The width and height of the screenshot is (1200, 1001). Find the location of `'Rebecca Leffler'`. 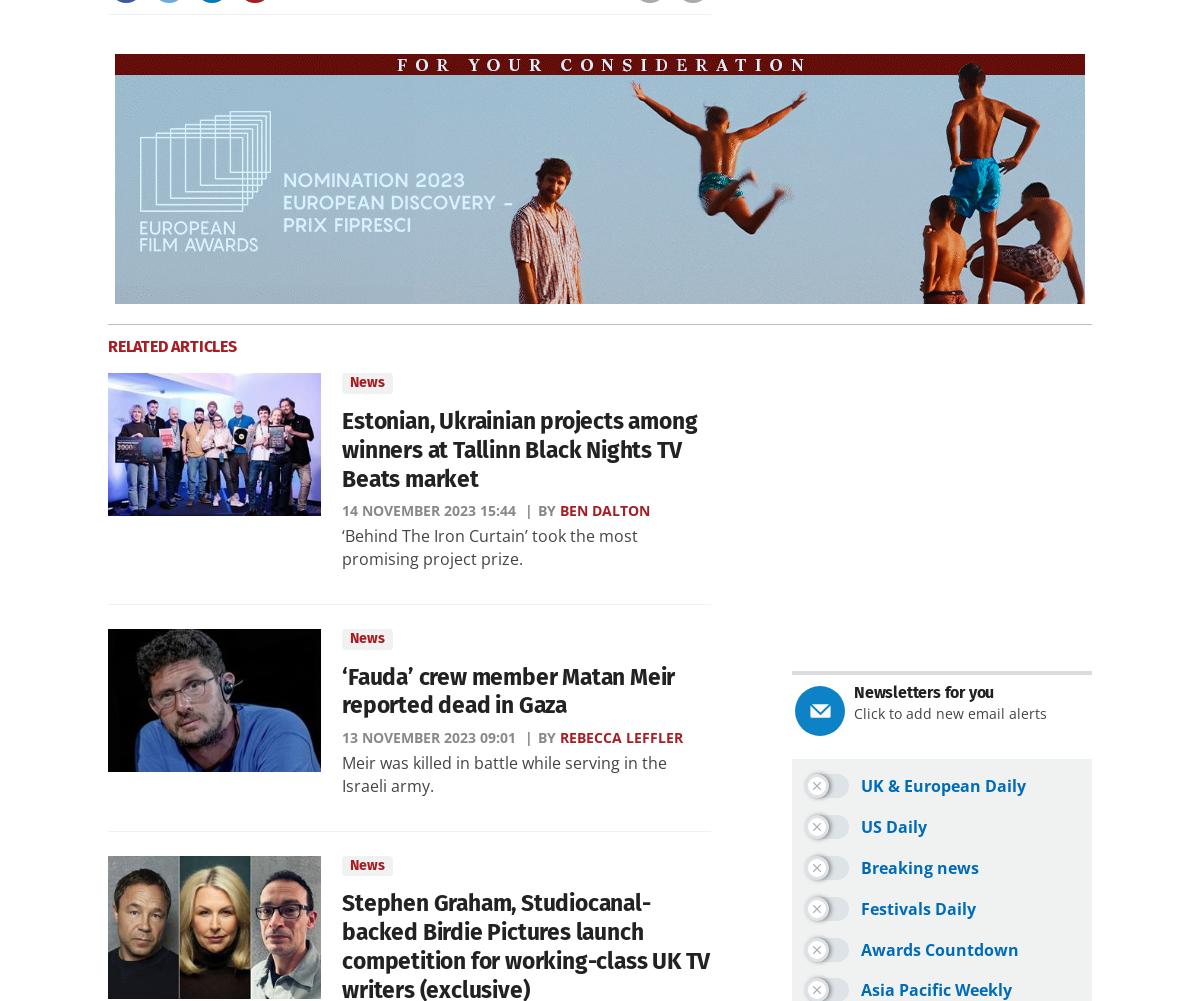

'Rebecca Leffler' is located at coordinates (559, 737).